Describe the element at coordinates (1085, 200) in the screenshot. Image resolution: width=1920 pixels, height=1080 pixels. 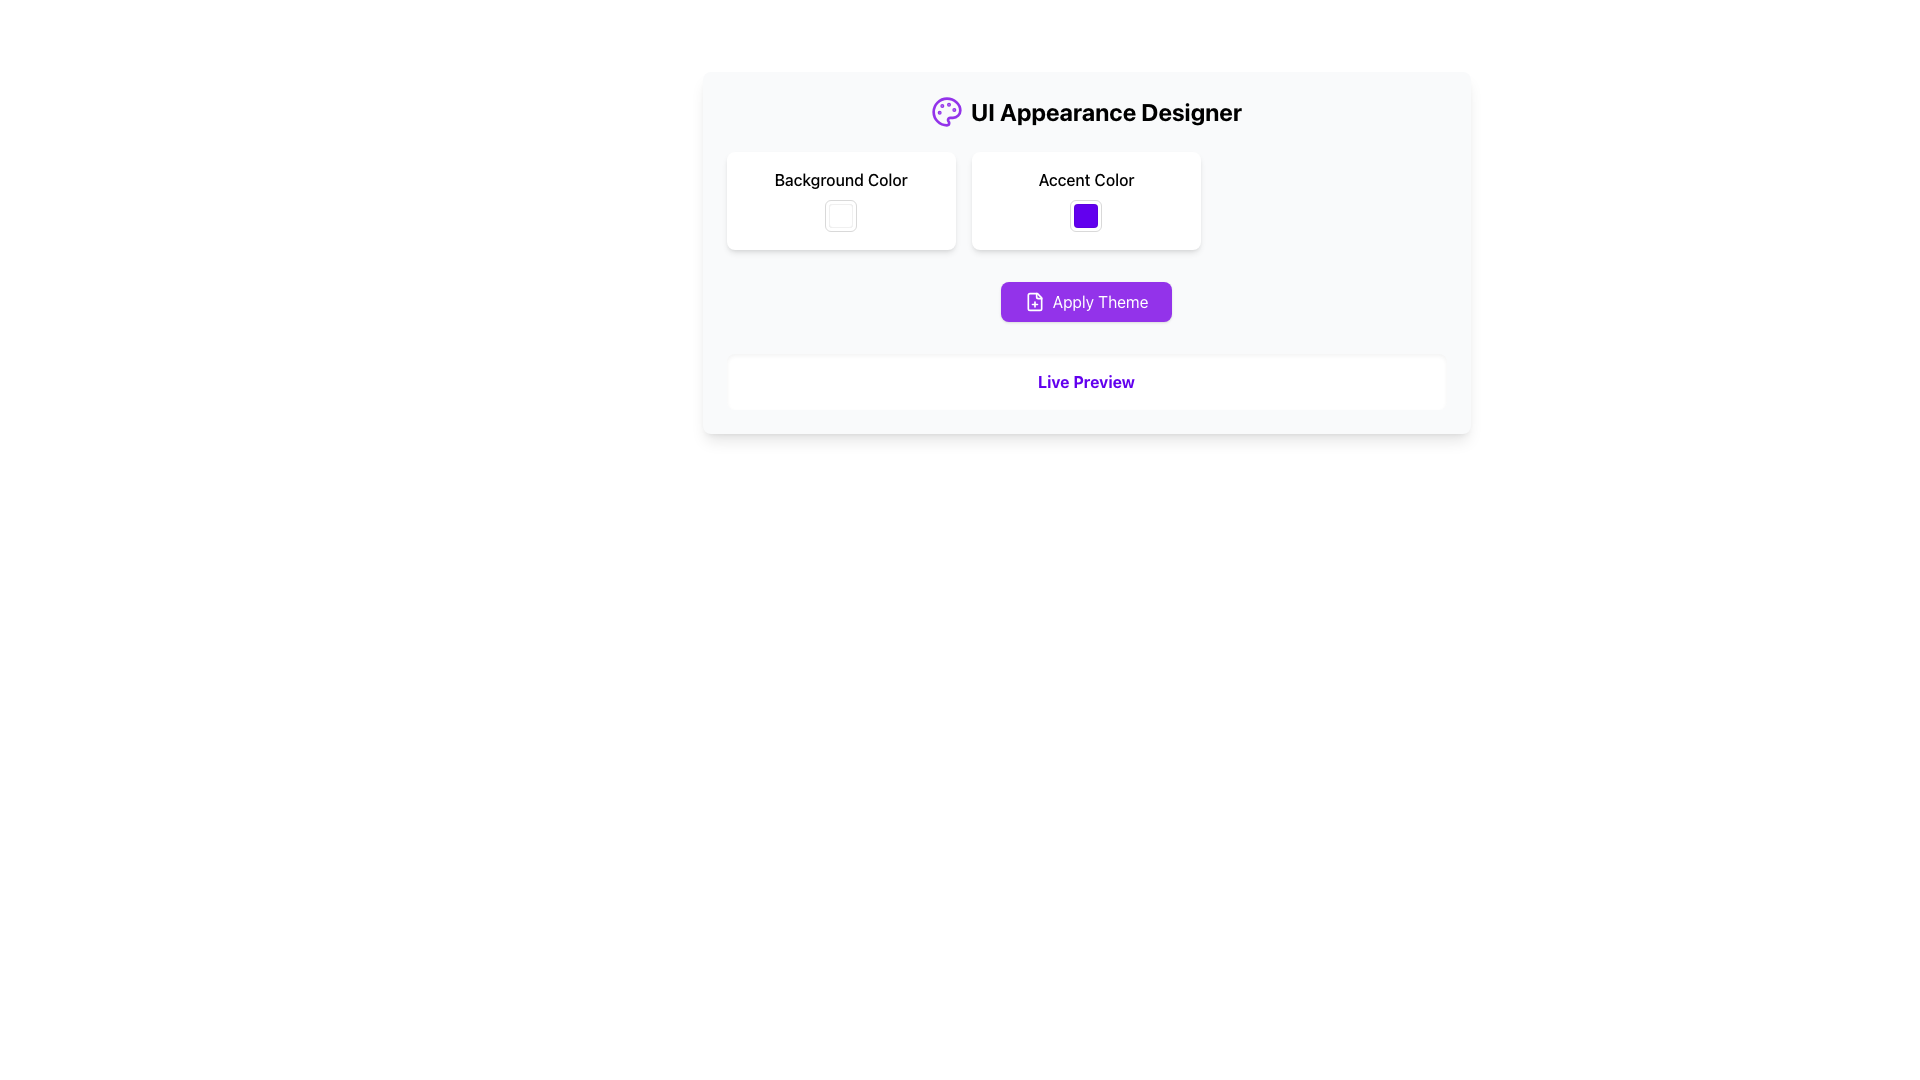
I see `the 'Background Color' and 'Accent Color' titles` at that location.